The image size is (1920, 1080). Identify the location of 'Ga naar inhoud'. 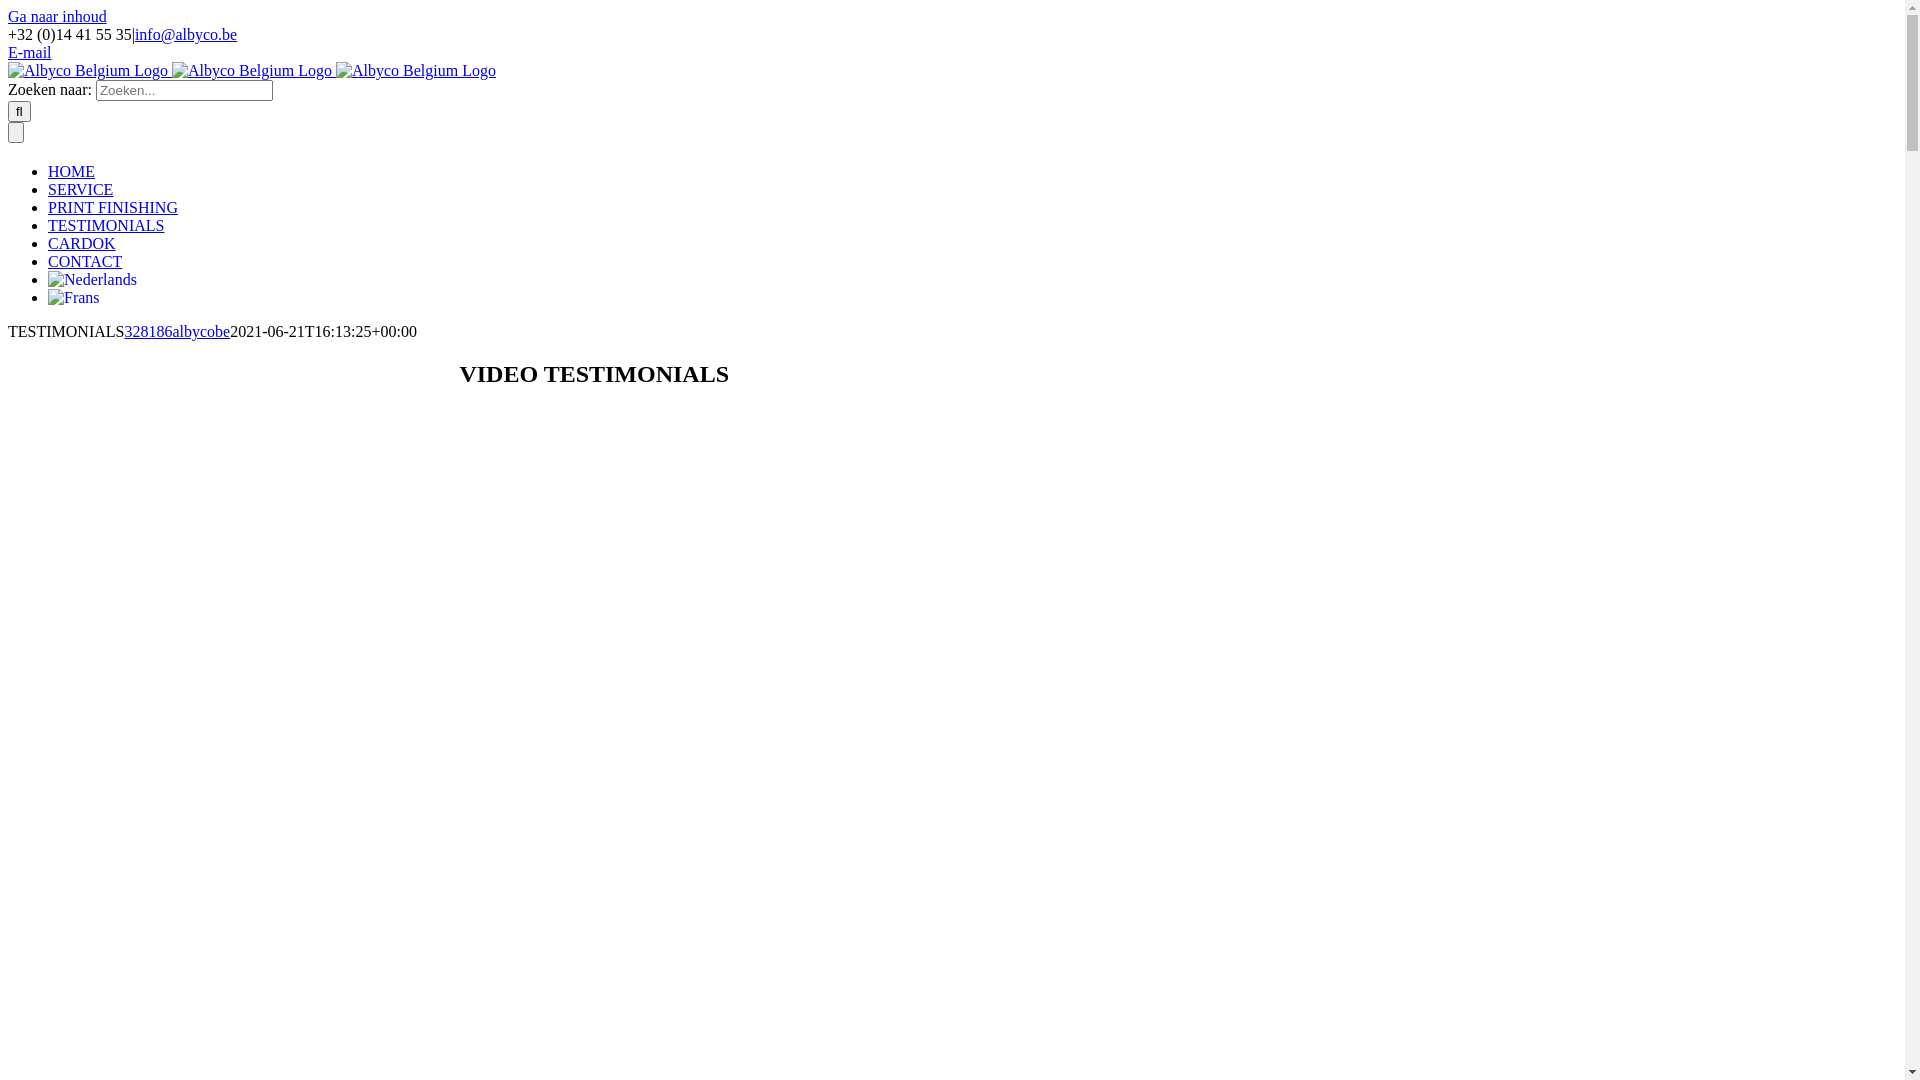
(57, 16).